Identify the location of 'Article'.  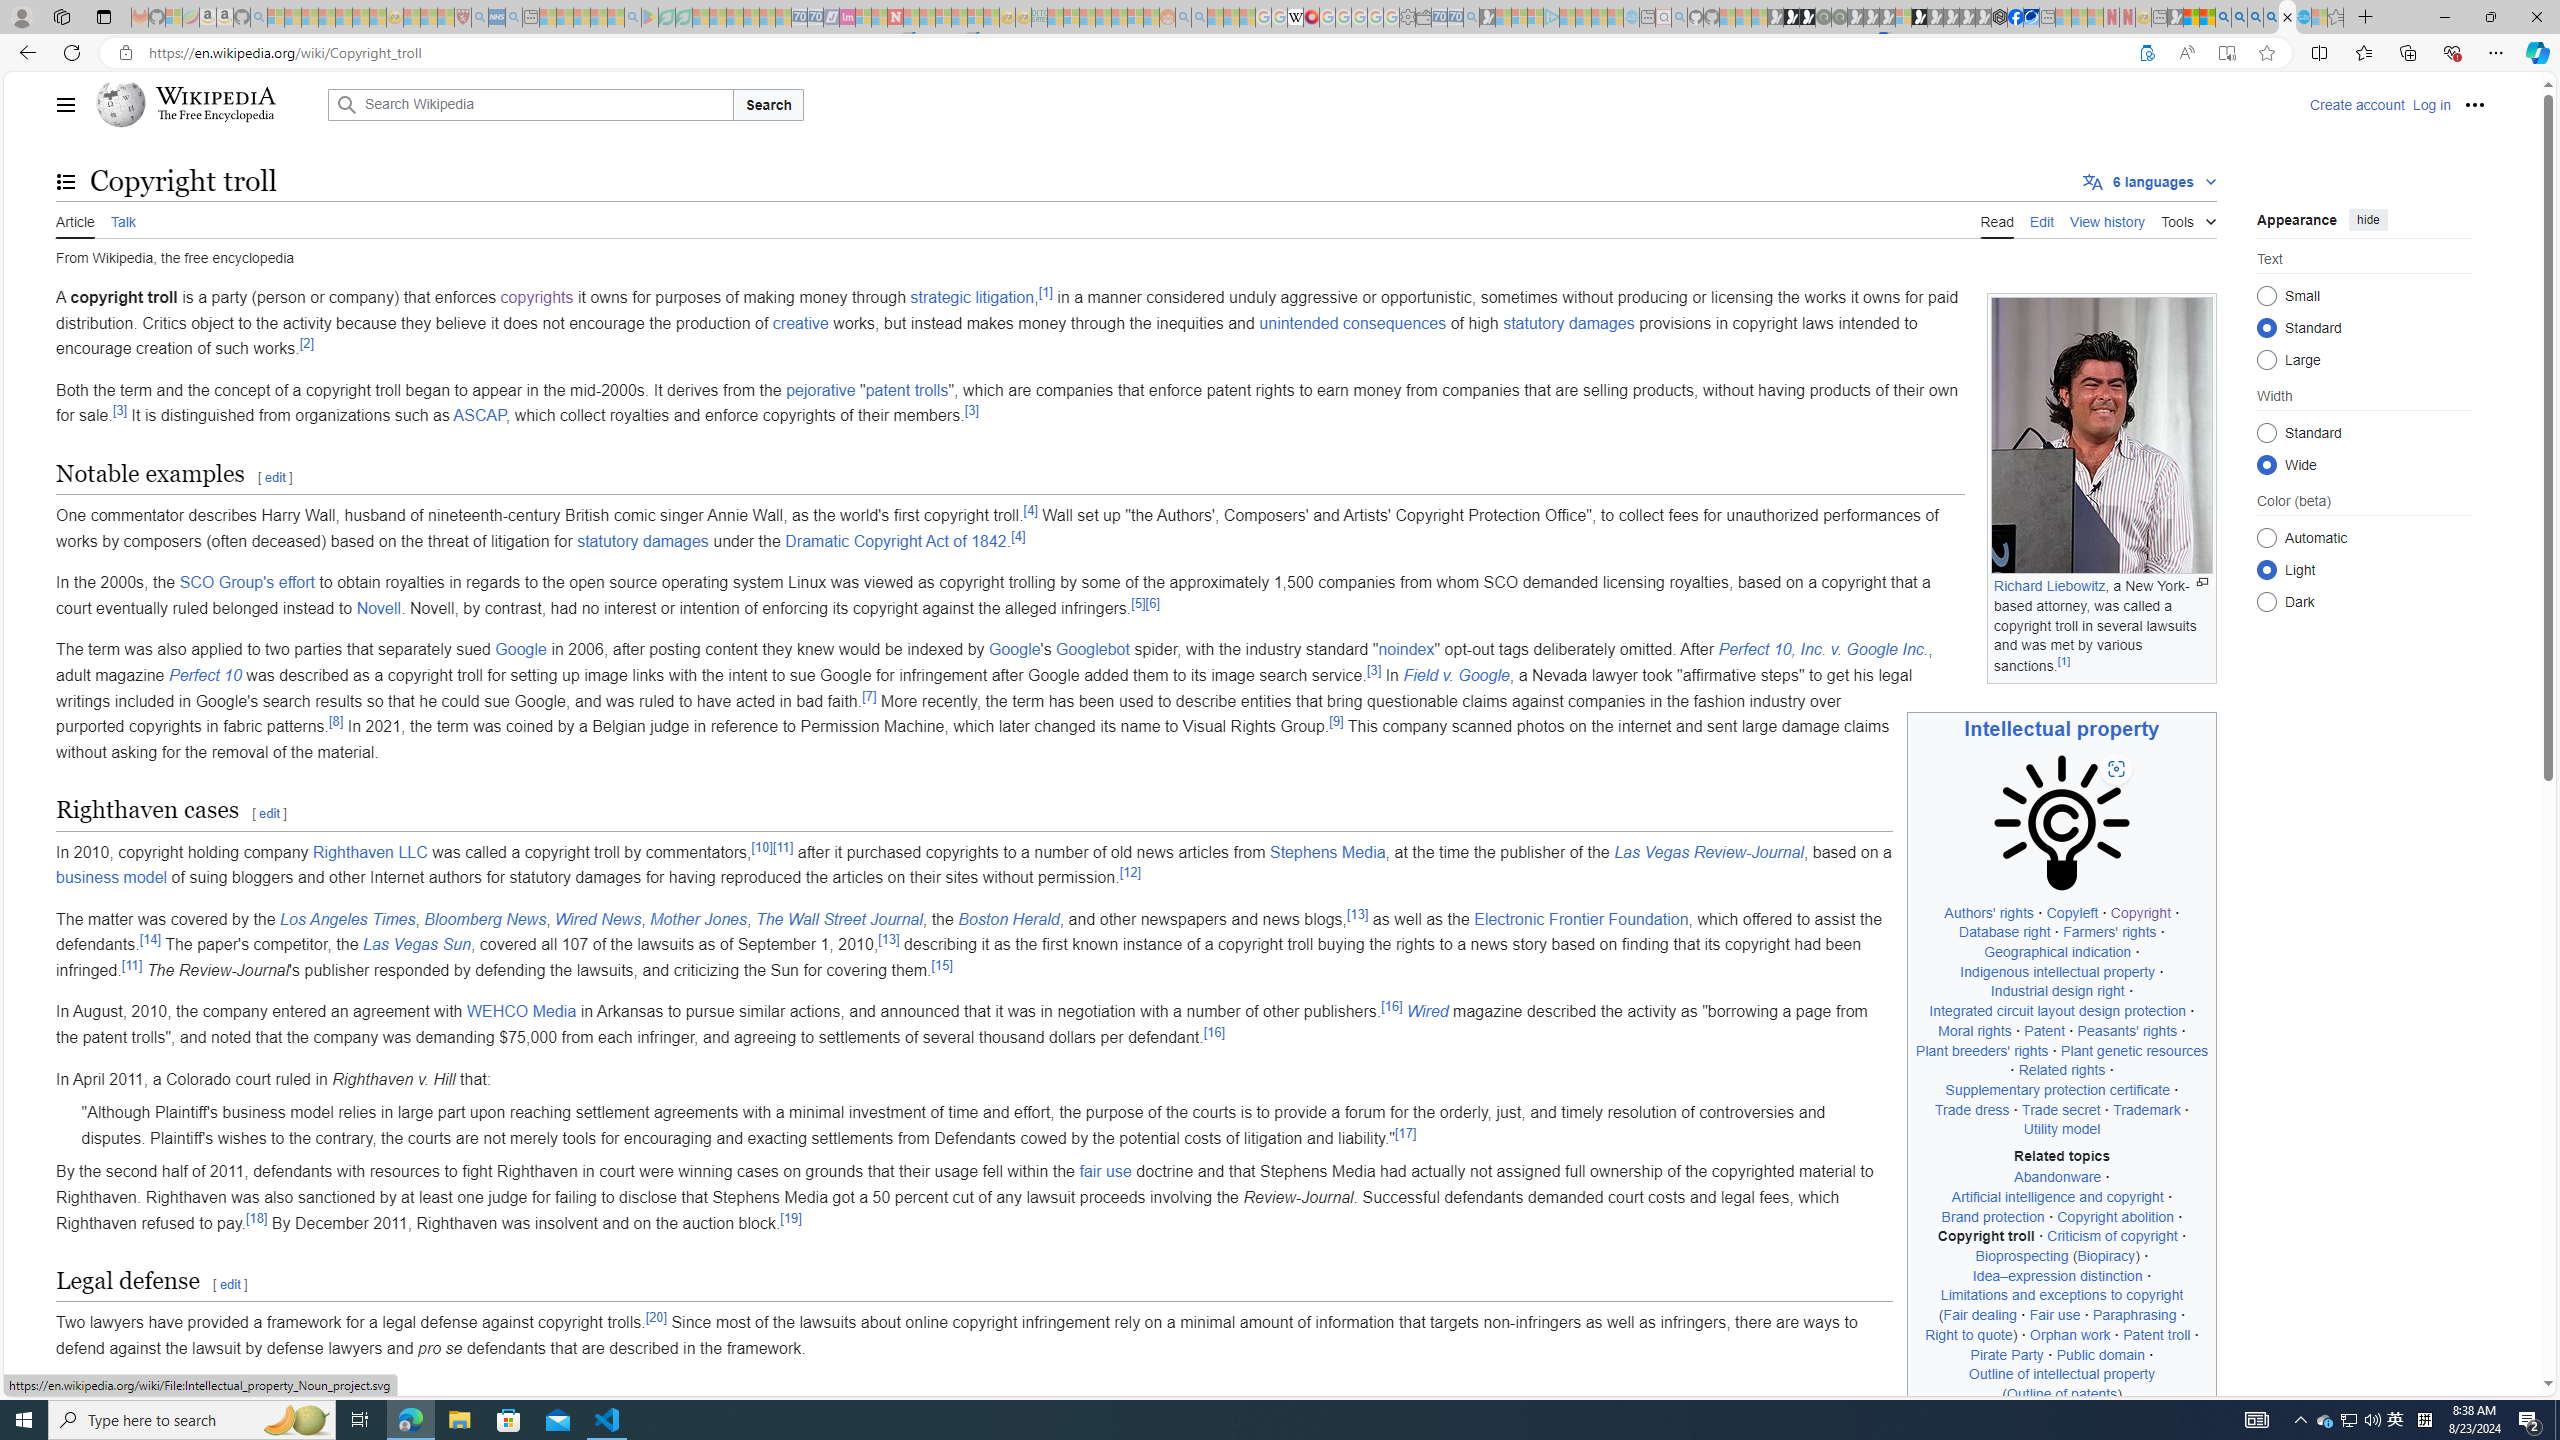
(74, 219).